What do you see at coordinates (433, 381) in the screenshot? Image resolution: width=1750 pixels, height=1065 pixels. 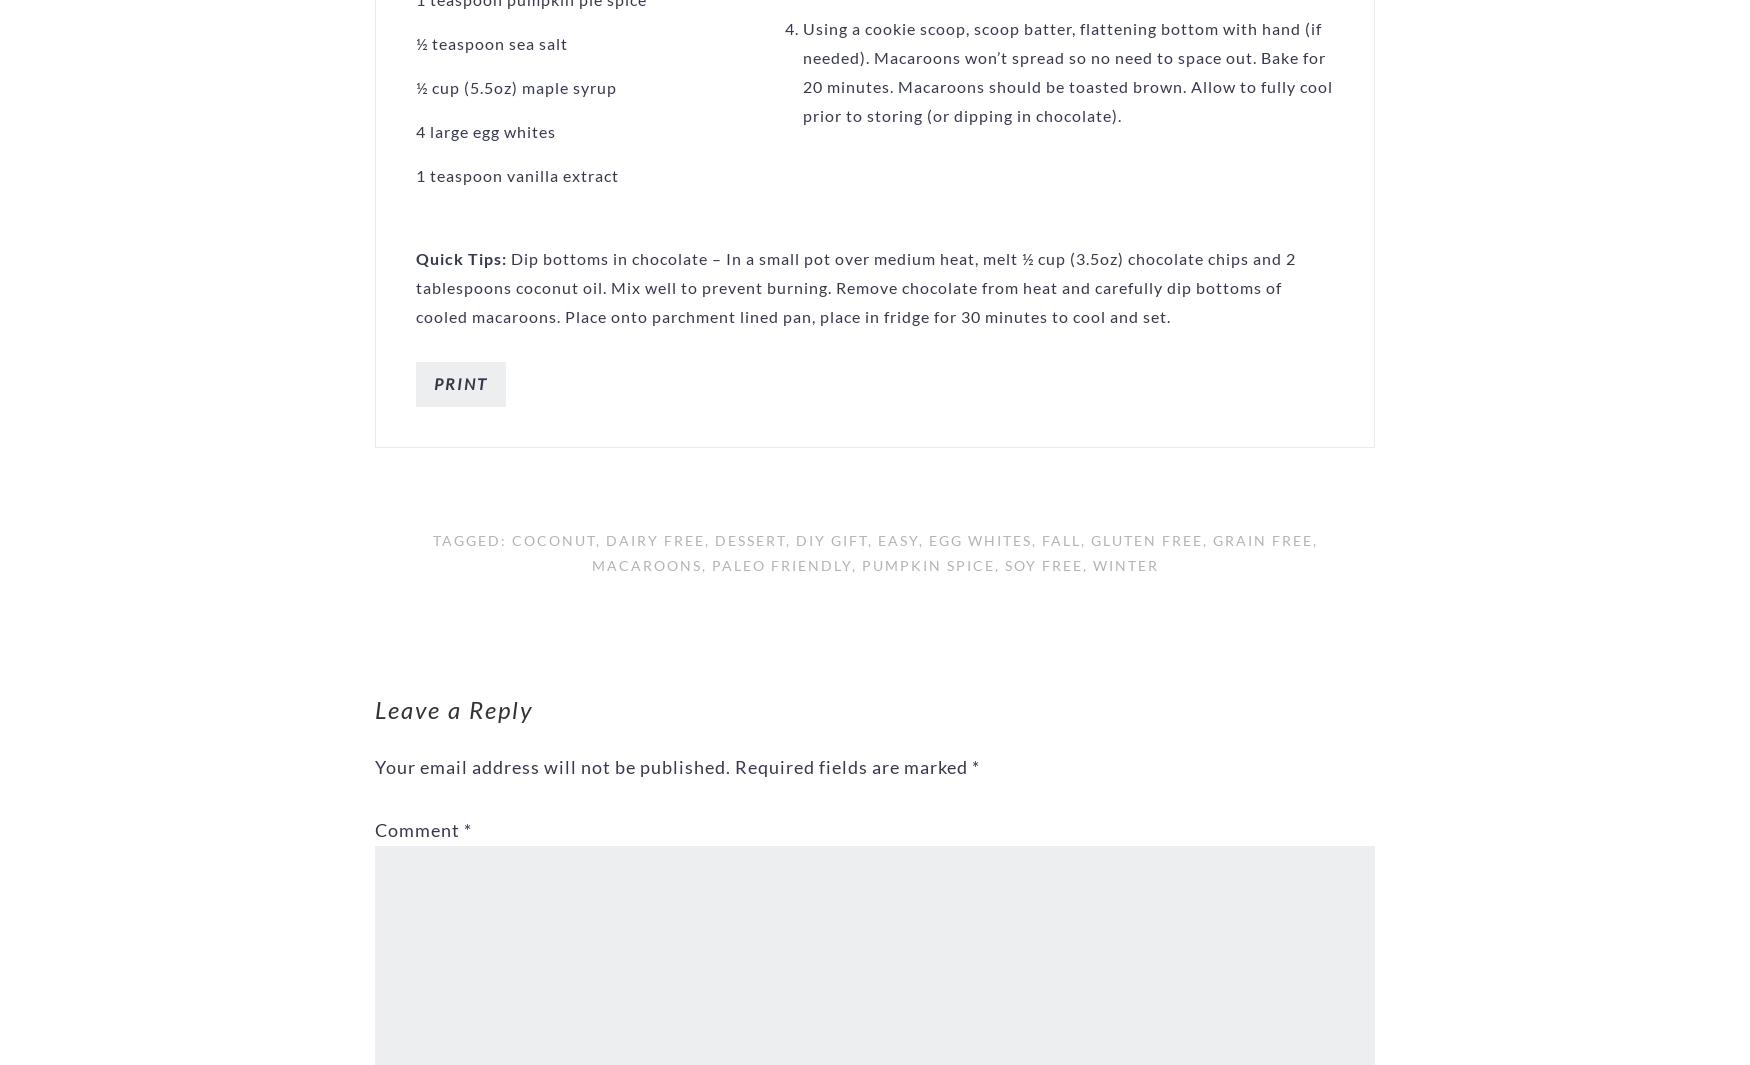 I see `'Print'` at bounding box center [433, 381].